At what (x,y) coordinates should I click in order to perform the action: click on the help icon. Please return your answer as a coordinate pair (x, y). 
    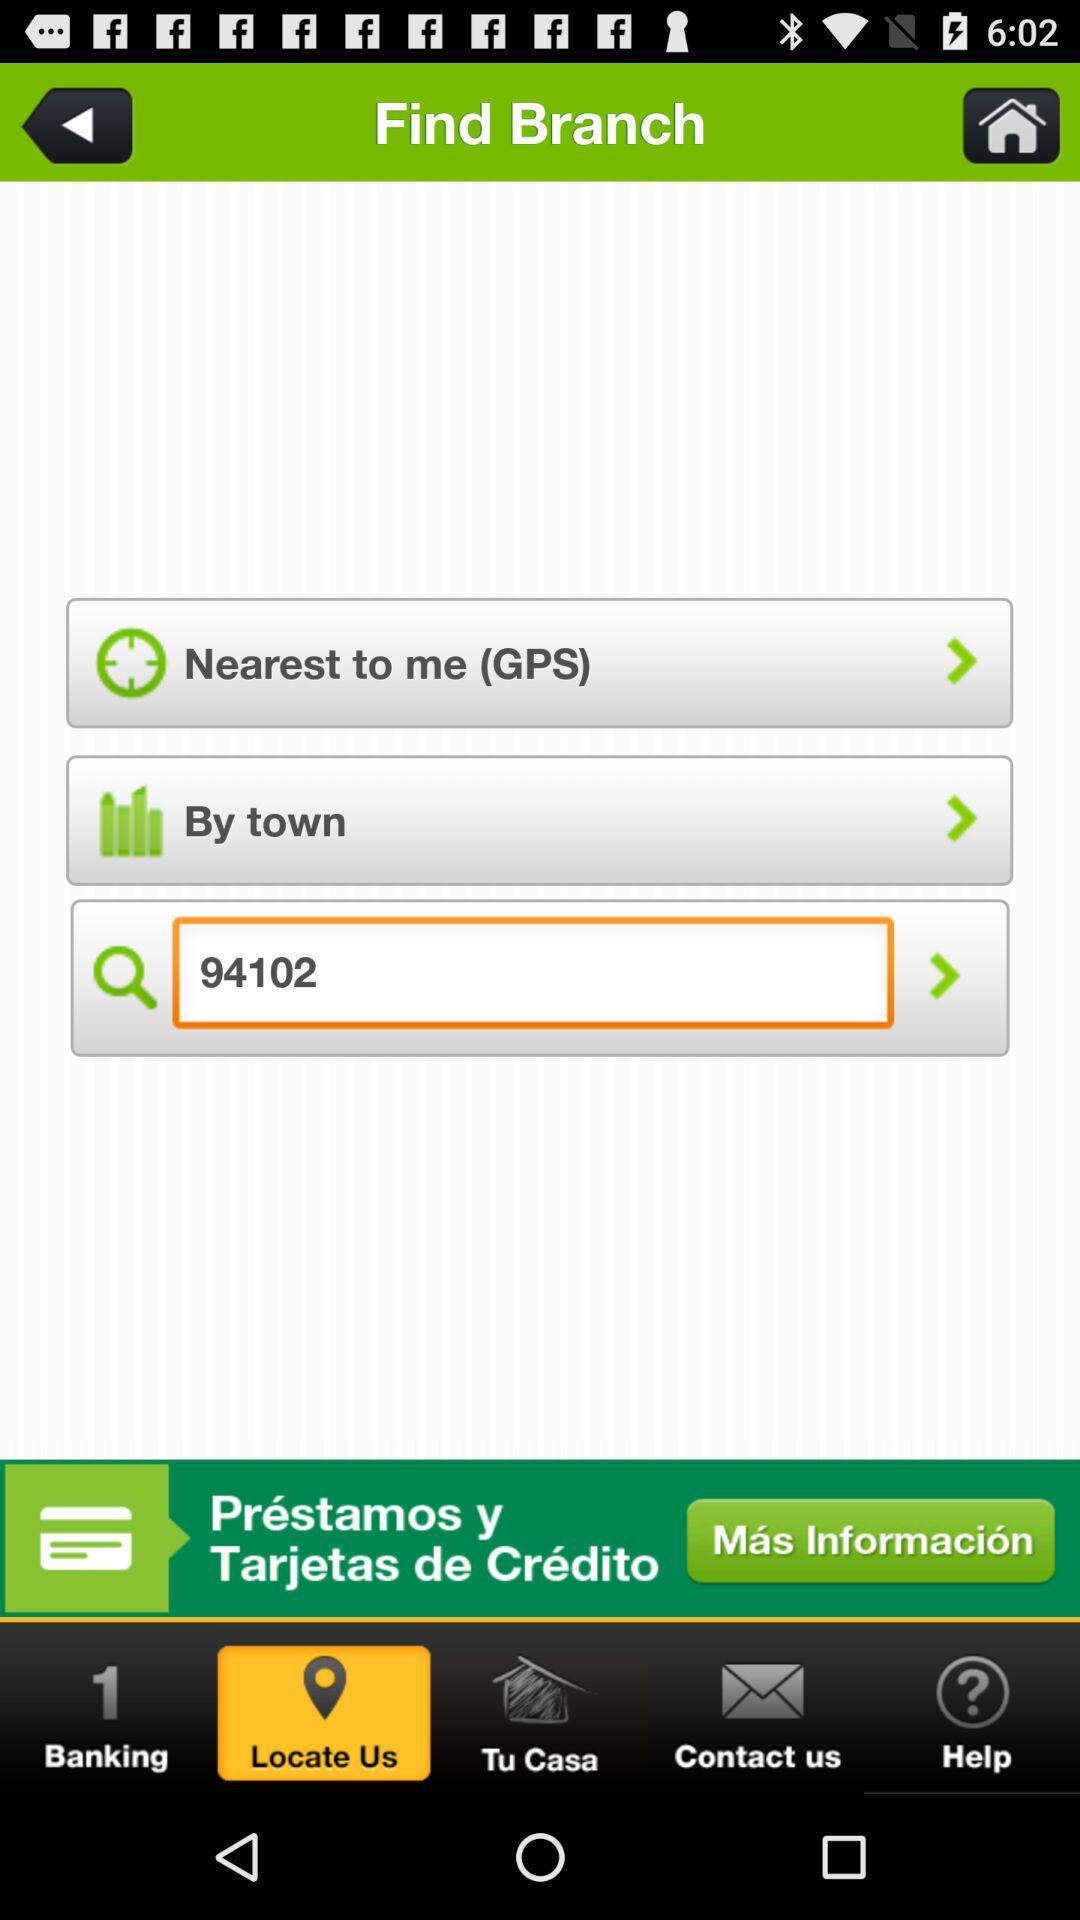
    Looking at the image, I should click on (971, 1828).